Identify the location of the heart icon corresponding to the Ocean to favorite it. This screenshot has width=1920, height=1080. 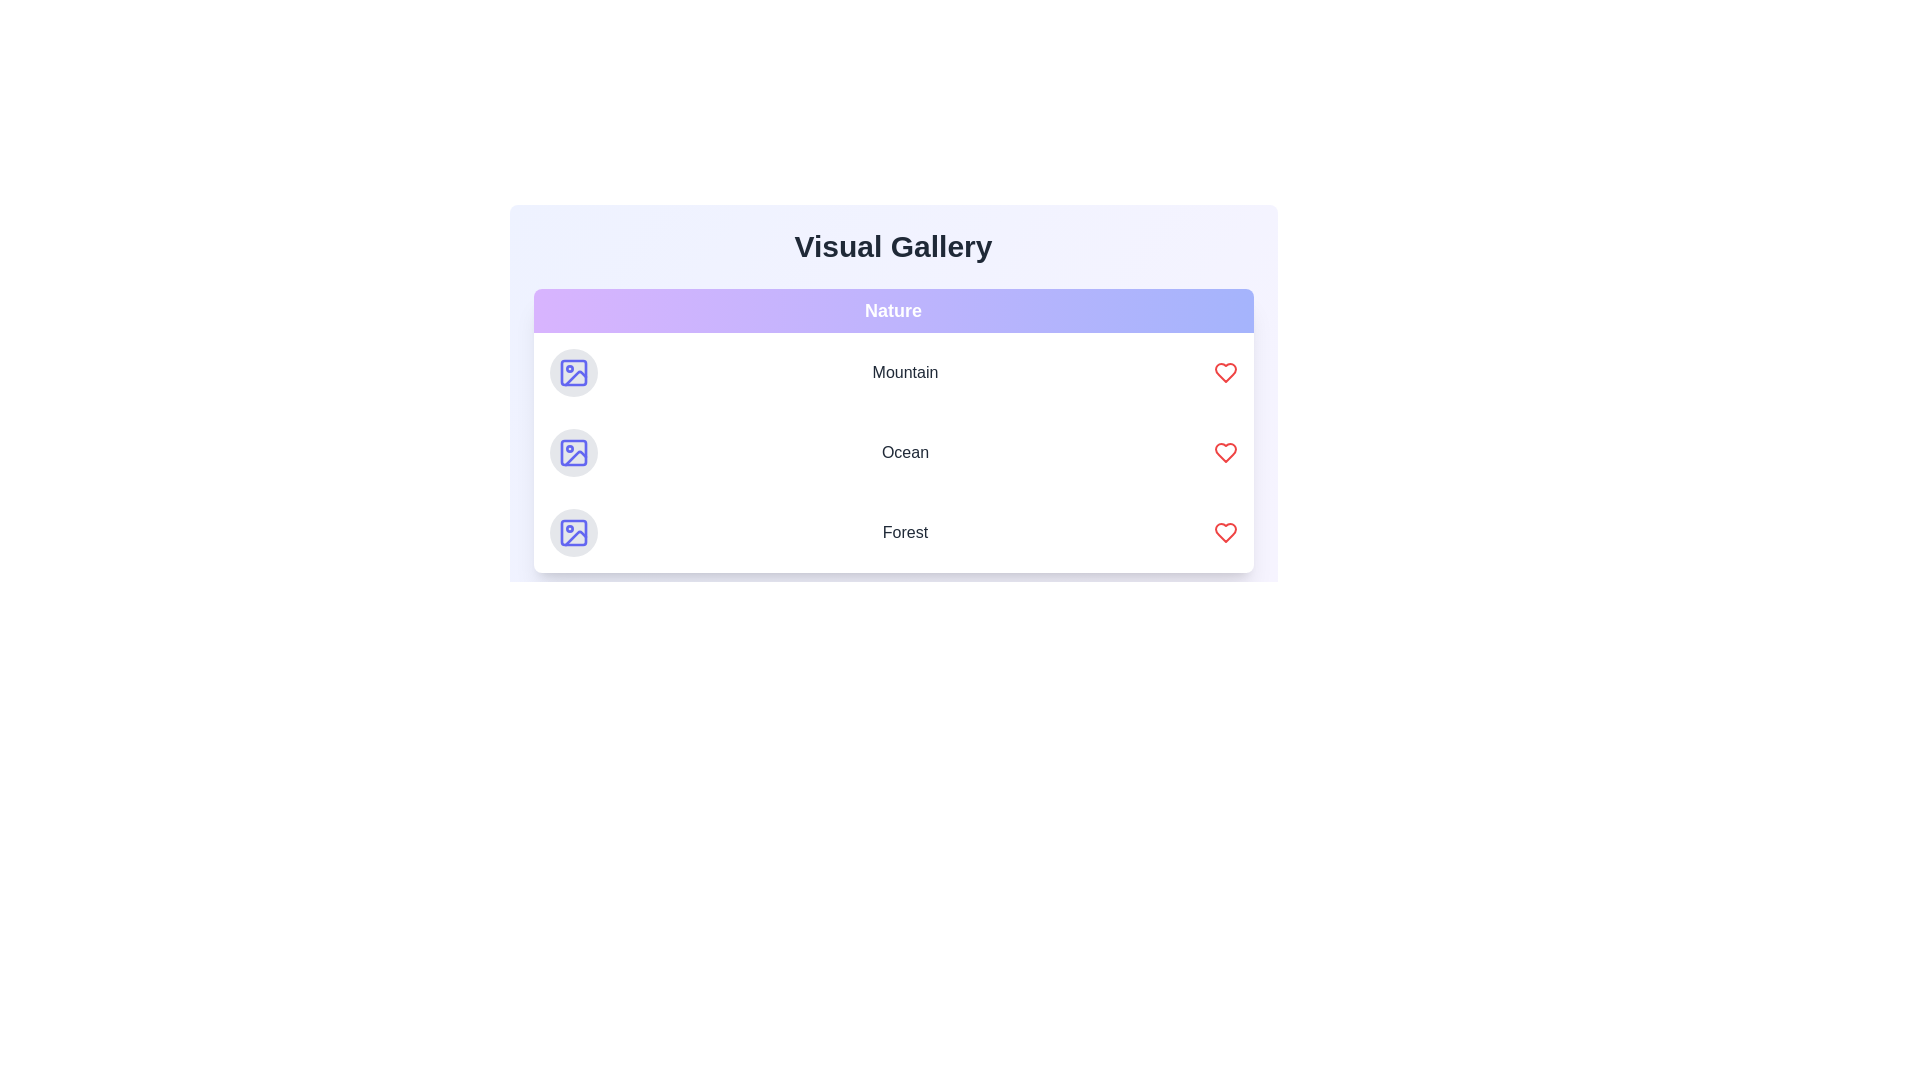
(1224, 452).